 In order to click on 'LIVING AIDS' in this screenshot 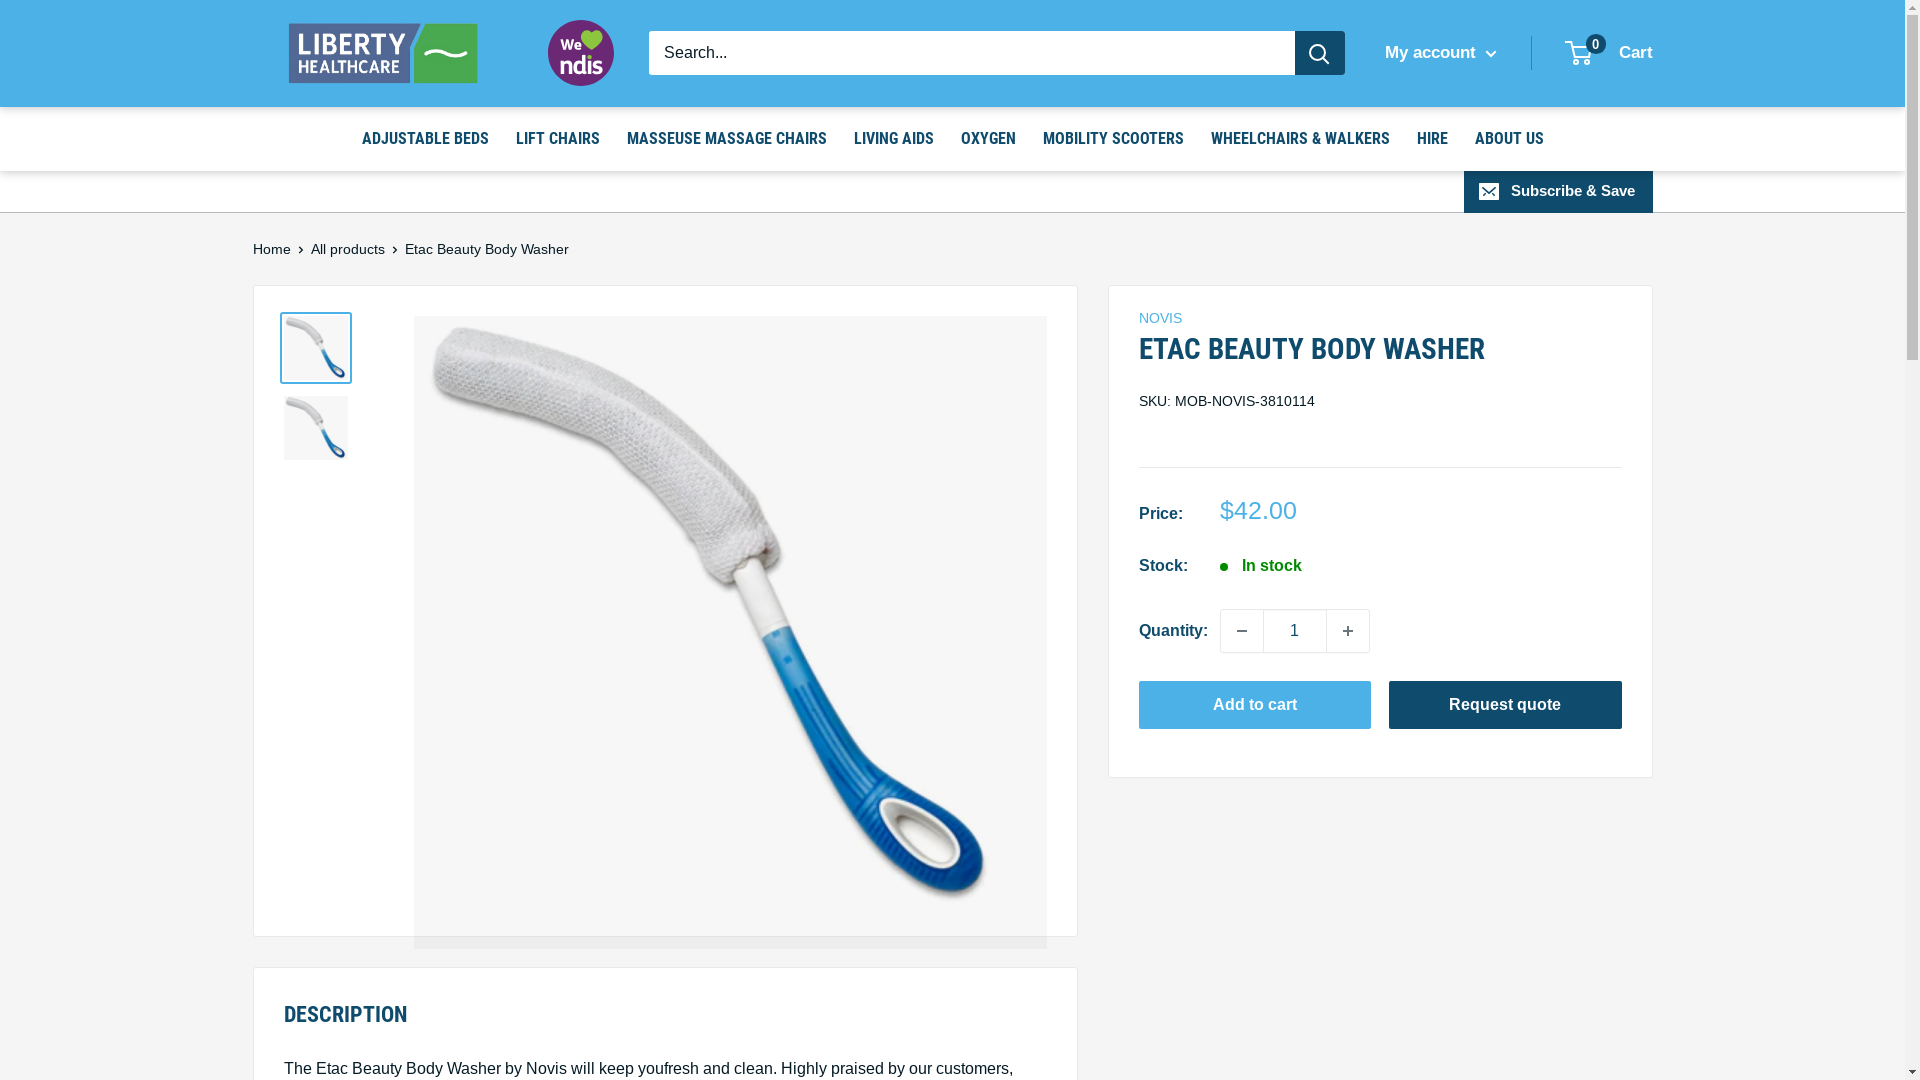, I will do `click(892, 137)`.